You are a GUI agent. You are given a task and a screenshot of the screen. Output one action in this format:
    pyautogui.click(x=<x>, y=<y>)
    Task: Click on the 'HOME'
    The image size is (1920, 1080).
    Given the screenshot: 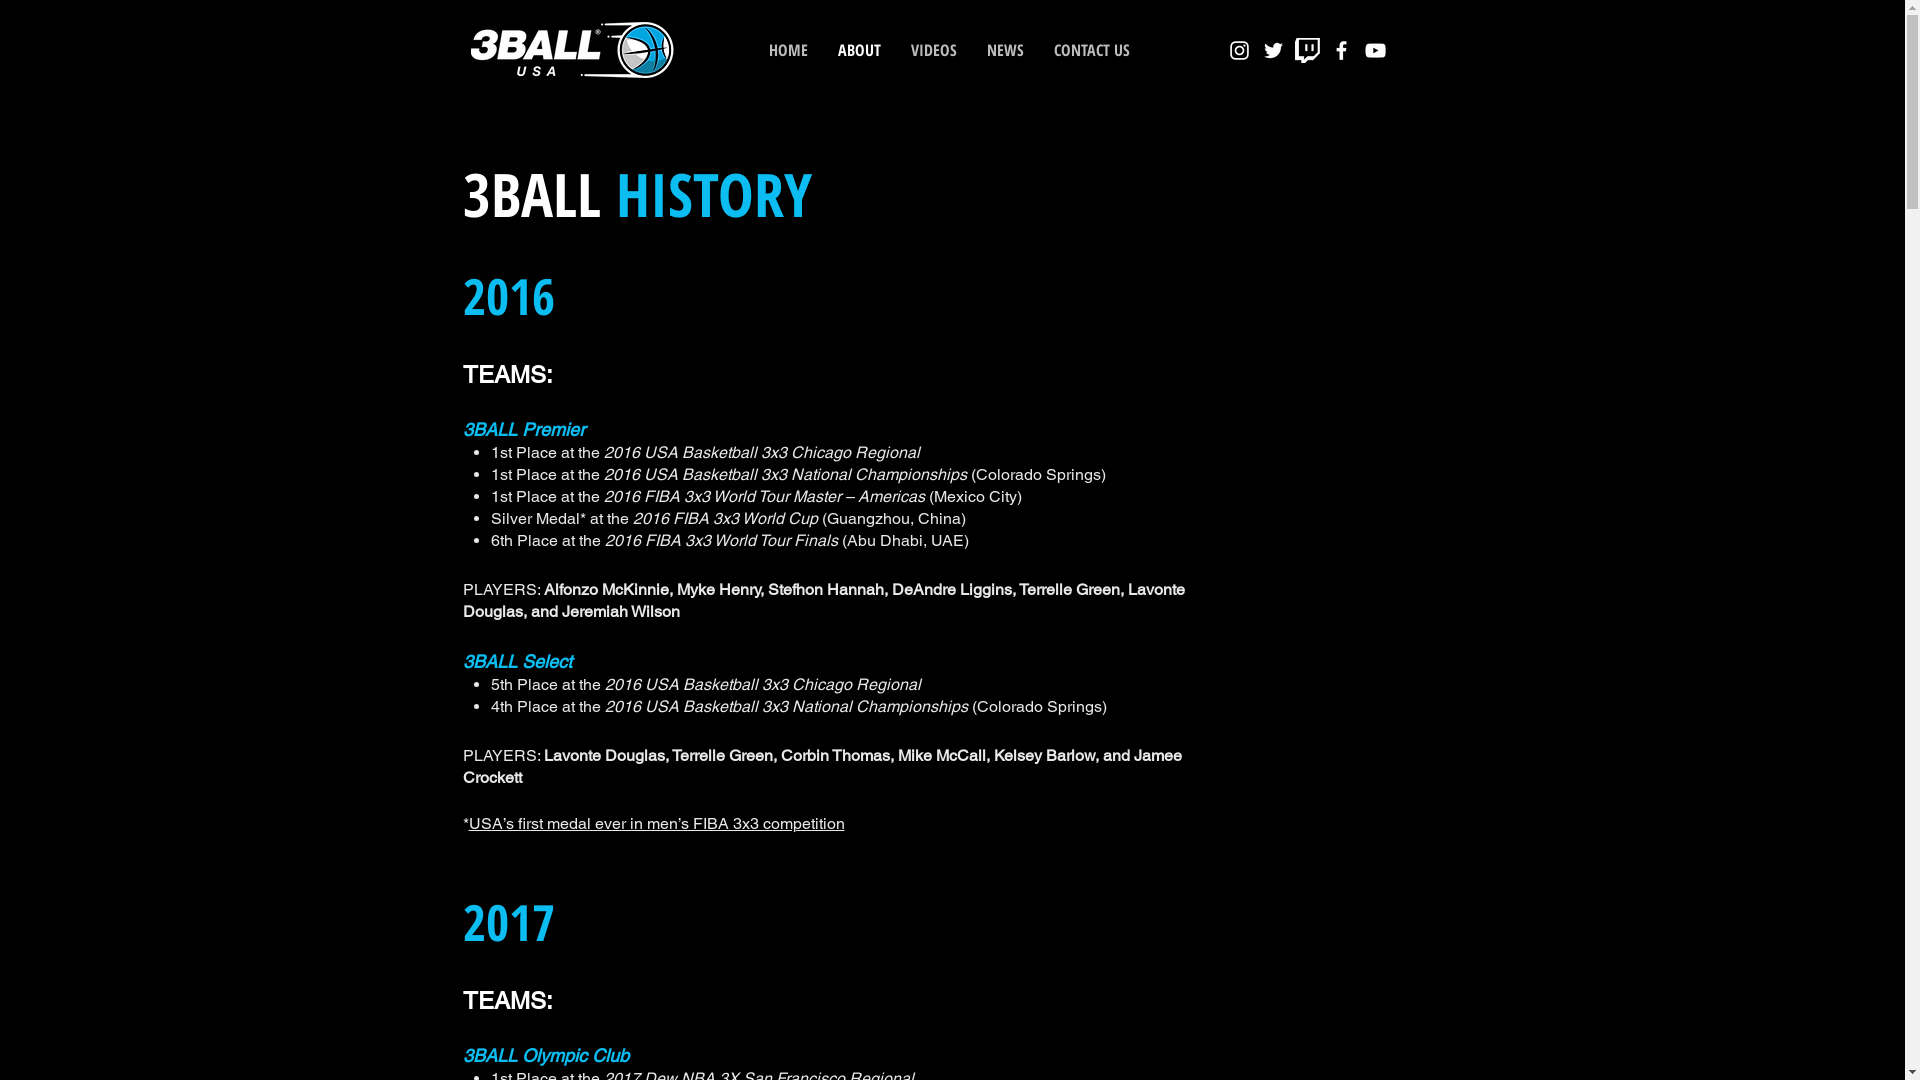 What is the action you would take?
    pyautogui.click(x=752, y=49)
    